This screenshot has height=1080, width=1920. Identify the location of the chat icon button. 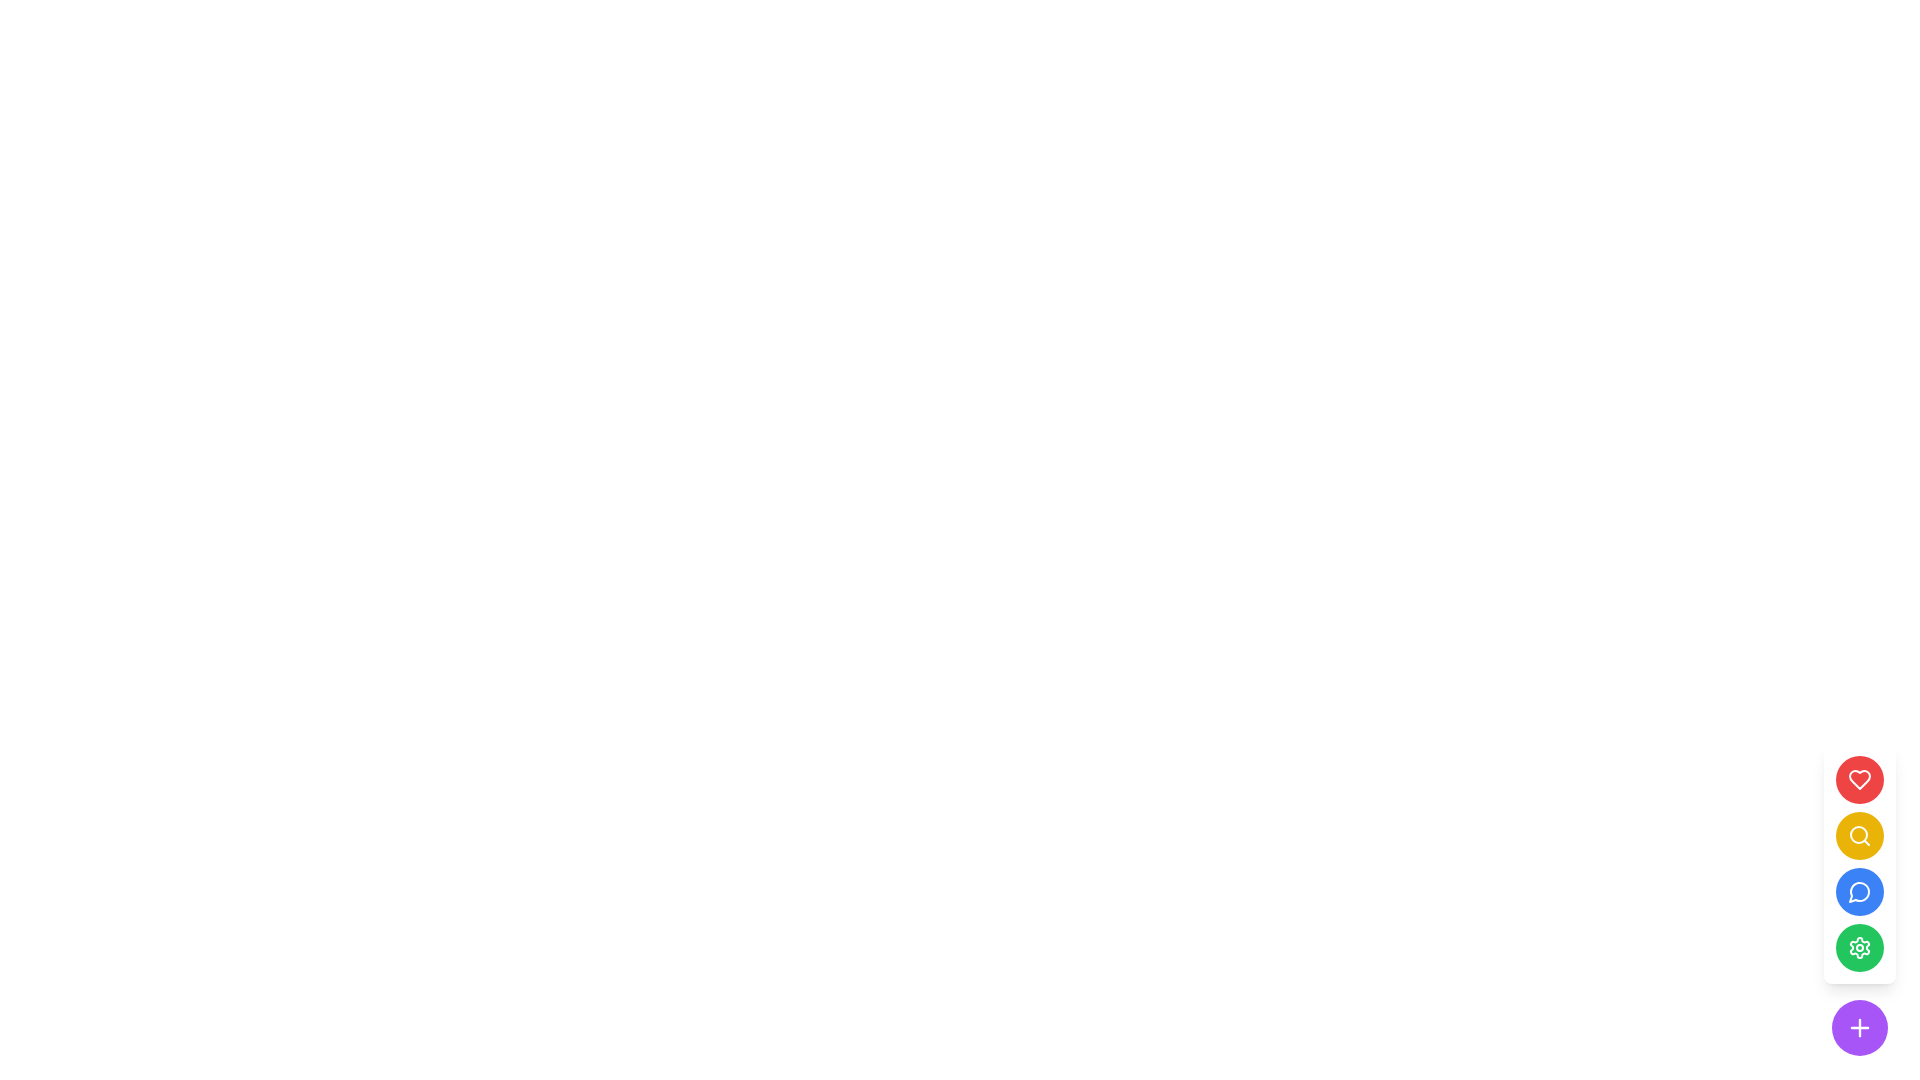
(1859, 890).